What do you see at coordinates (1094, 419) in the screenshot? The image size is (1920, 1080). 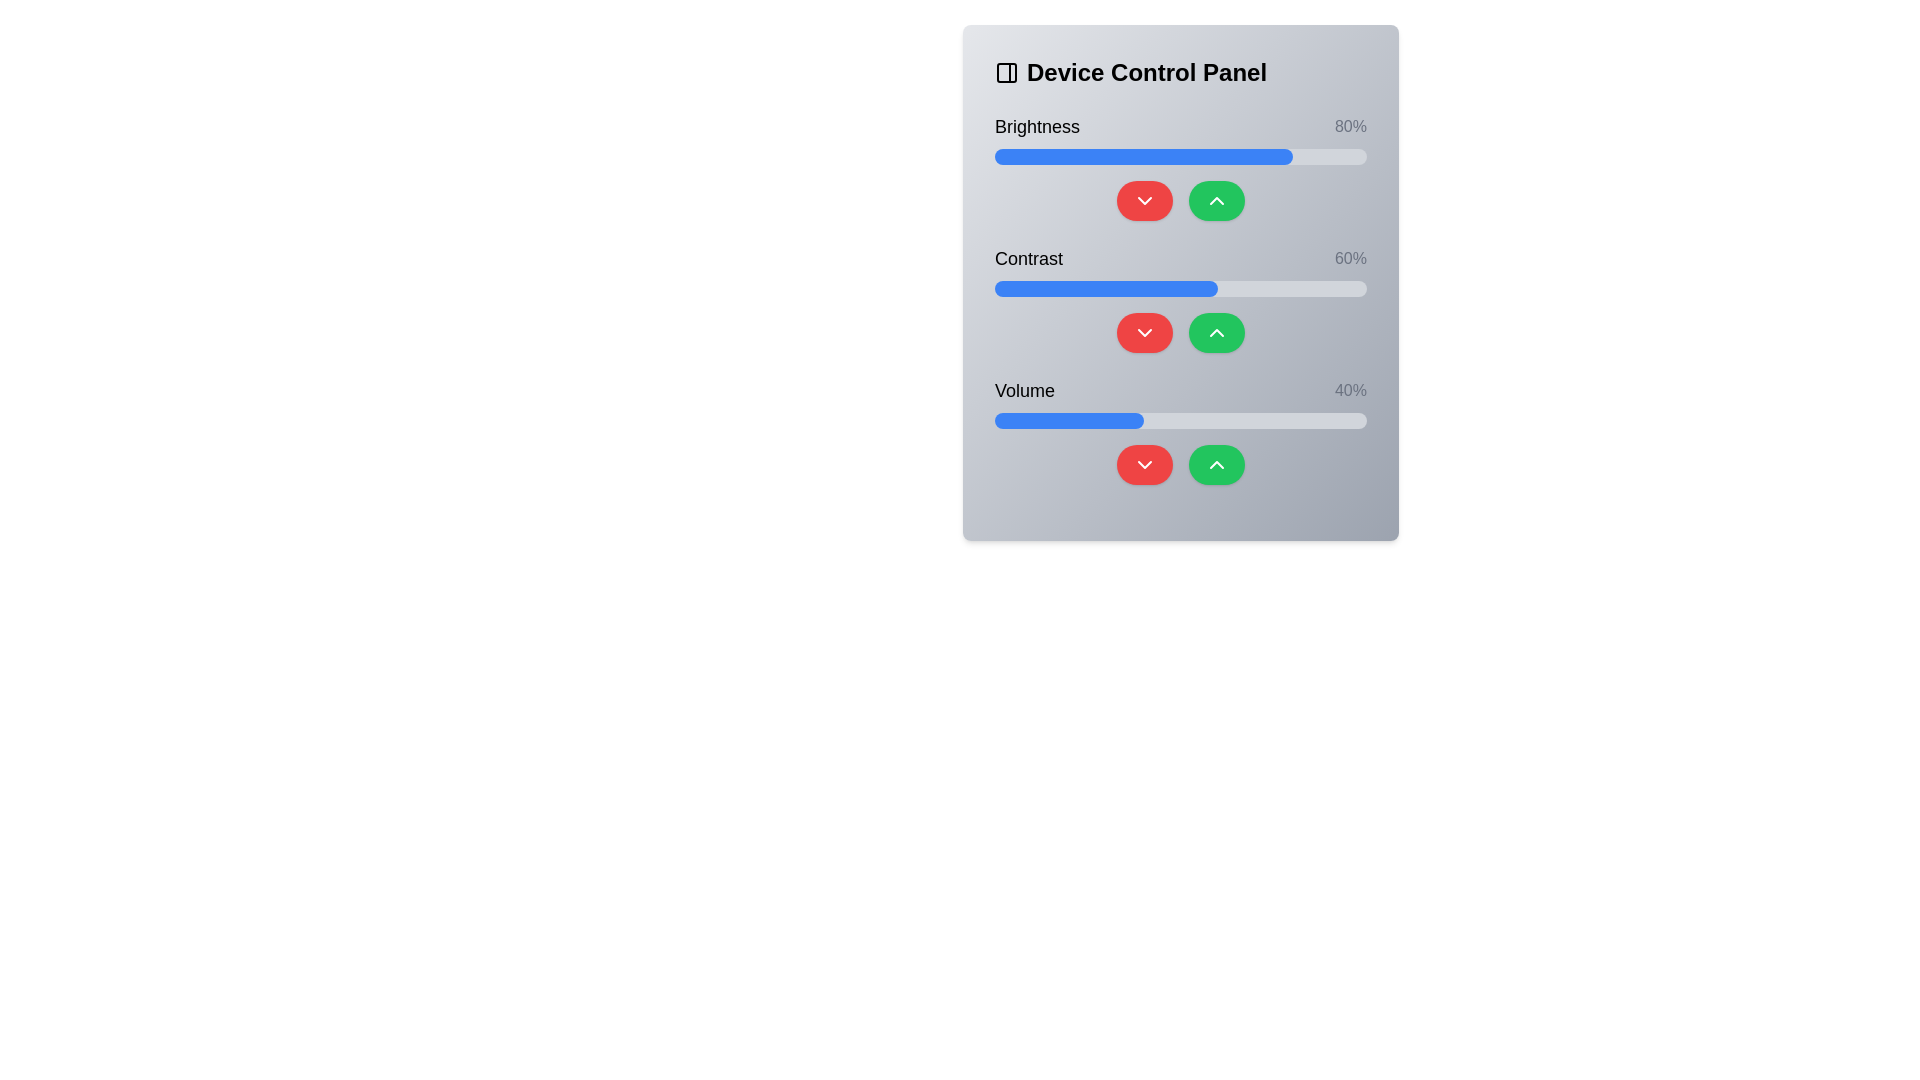 I see `the progress of the slider` at bounding box center [1094, 419].